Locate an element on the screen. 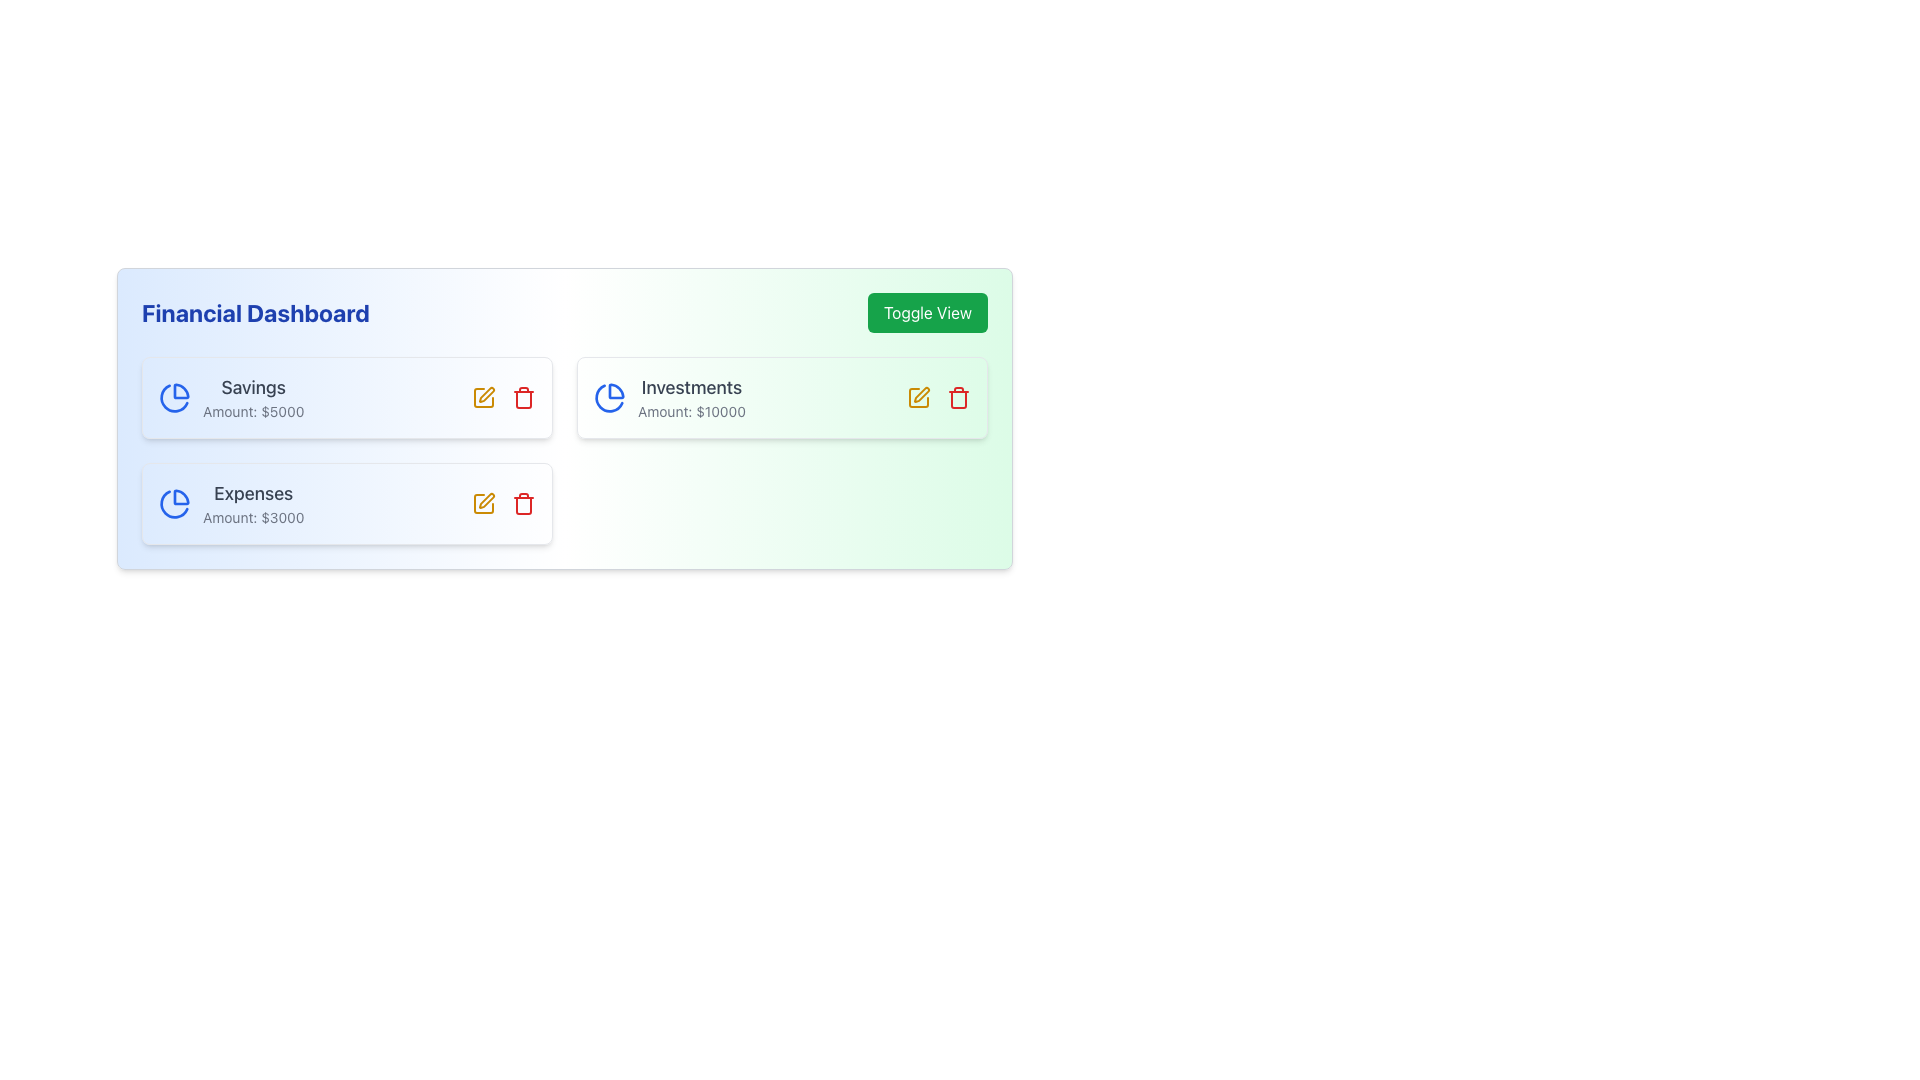 The image size is (1920, 1080). the label indicating that the information in this panel pertains to investments, located at the top left area of the 'Investments' panel is located at coordinates (691, 388).